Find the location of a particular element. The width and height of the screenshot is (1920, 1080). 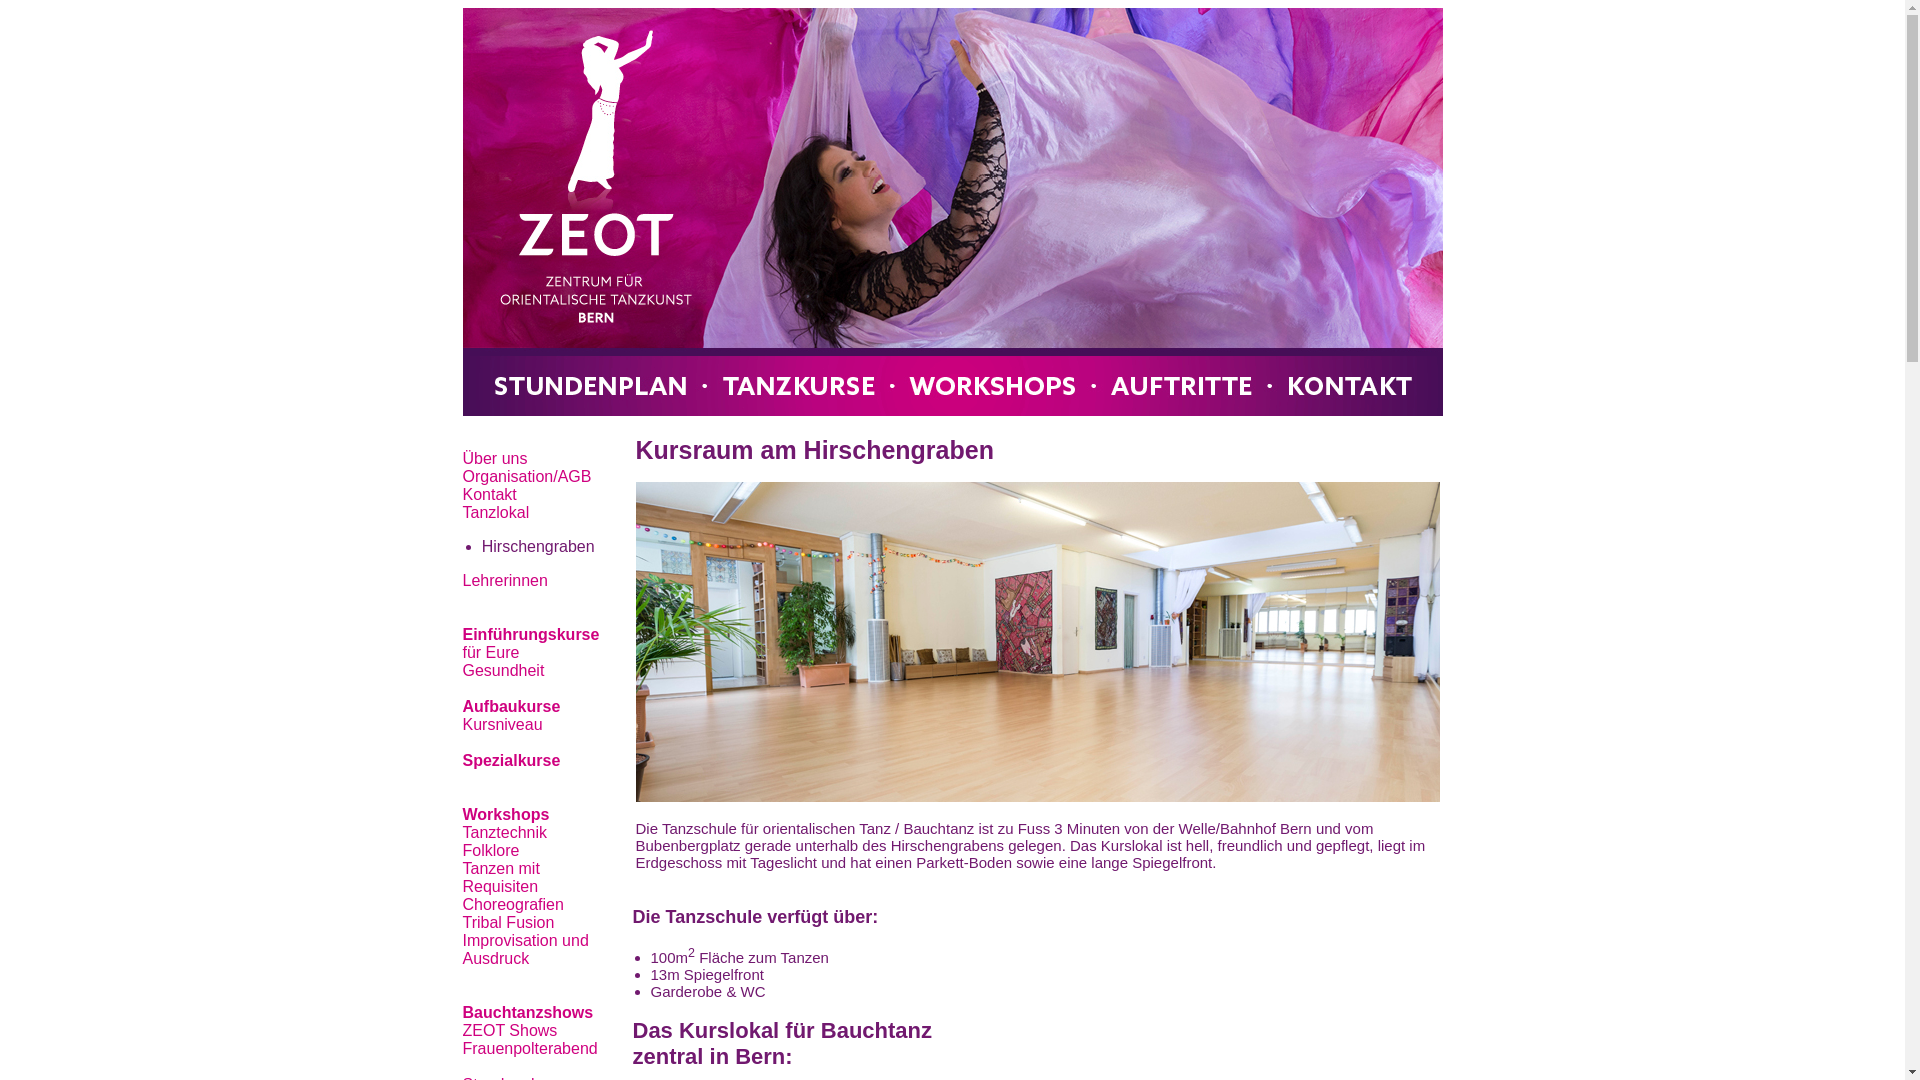

'Frauenpolterabend' is located at coordinates (529, 1047).